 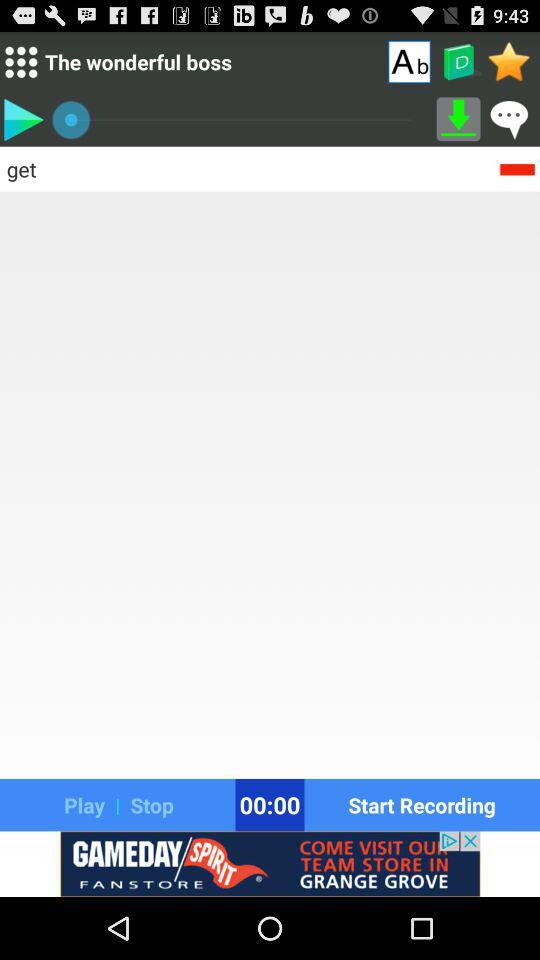 I want to click on the download, so click(x=458, y=119).